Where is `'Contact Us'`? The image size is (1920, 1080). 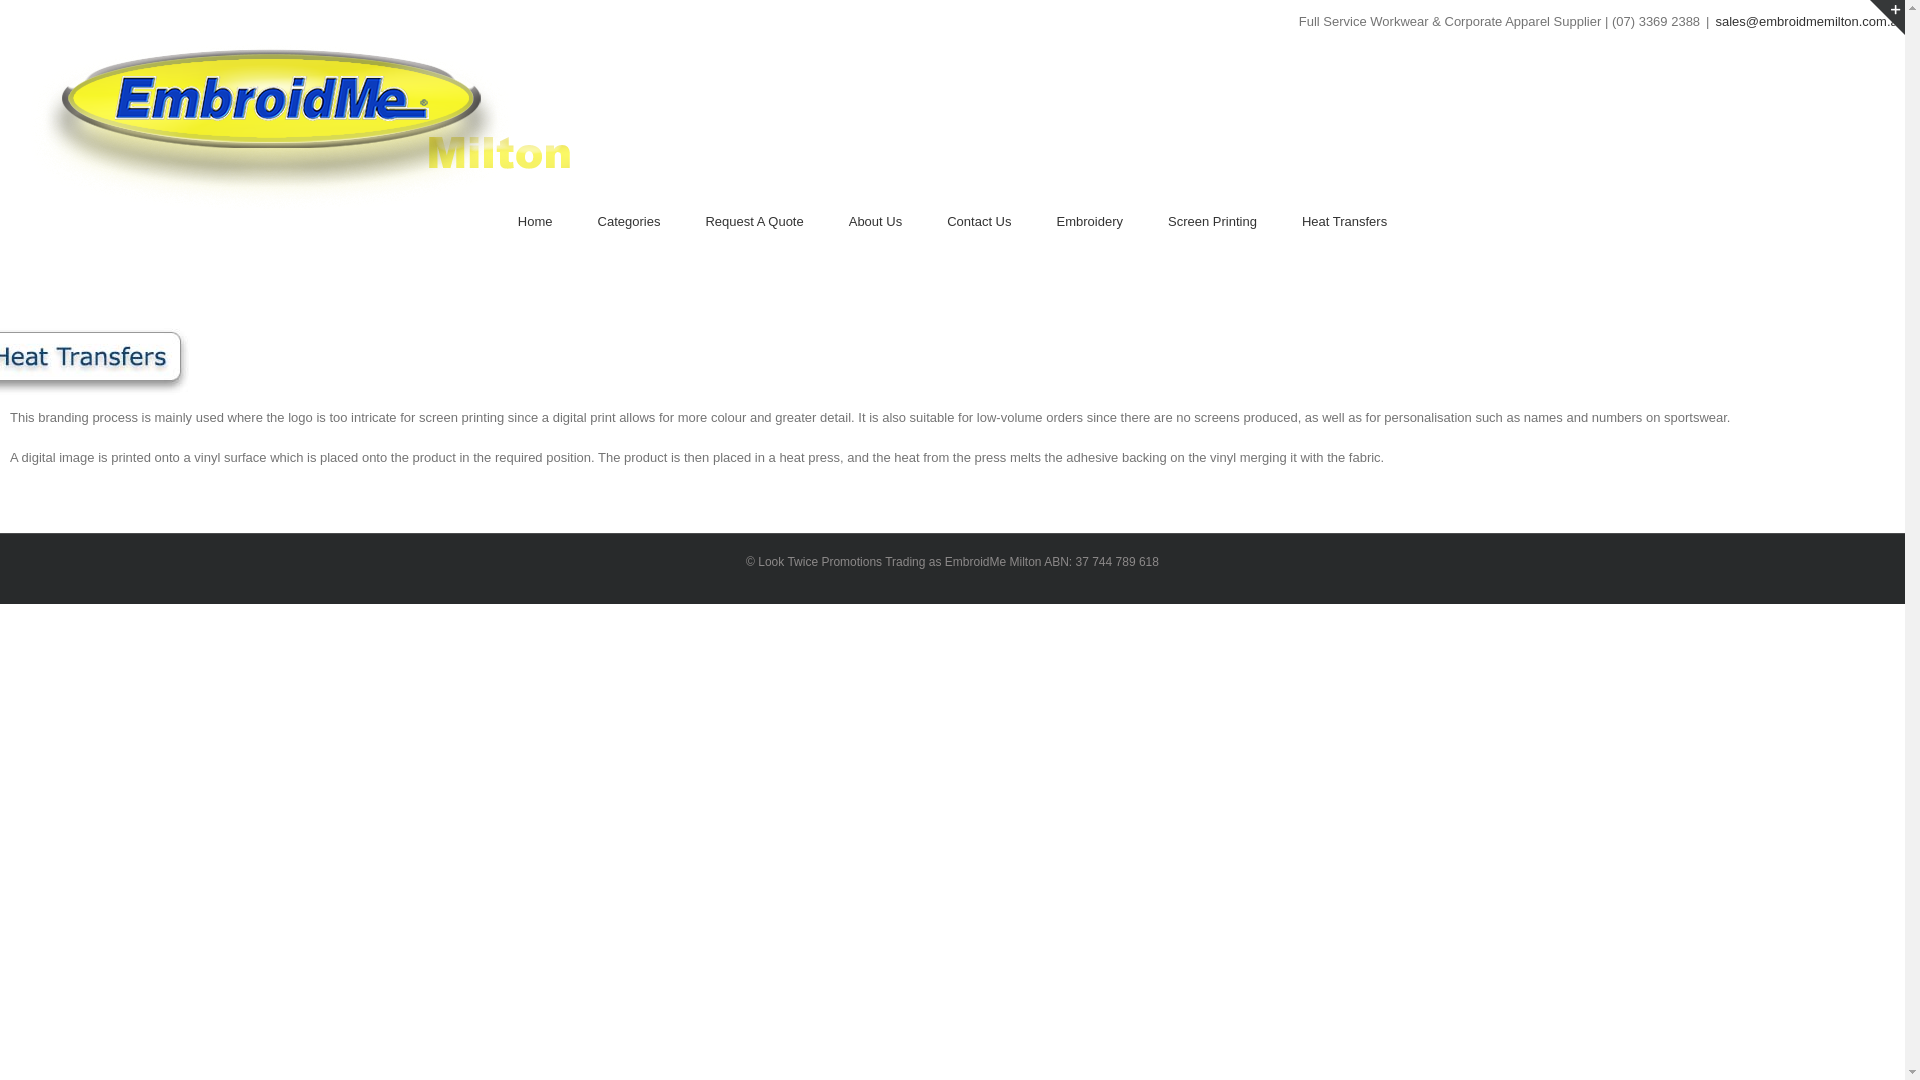 'Contact Us' is located at coordinates (945, 222).